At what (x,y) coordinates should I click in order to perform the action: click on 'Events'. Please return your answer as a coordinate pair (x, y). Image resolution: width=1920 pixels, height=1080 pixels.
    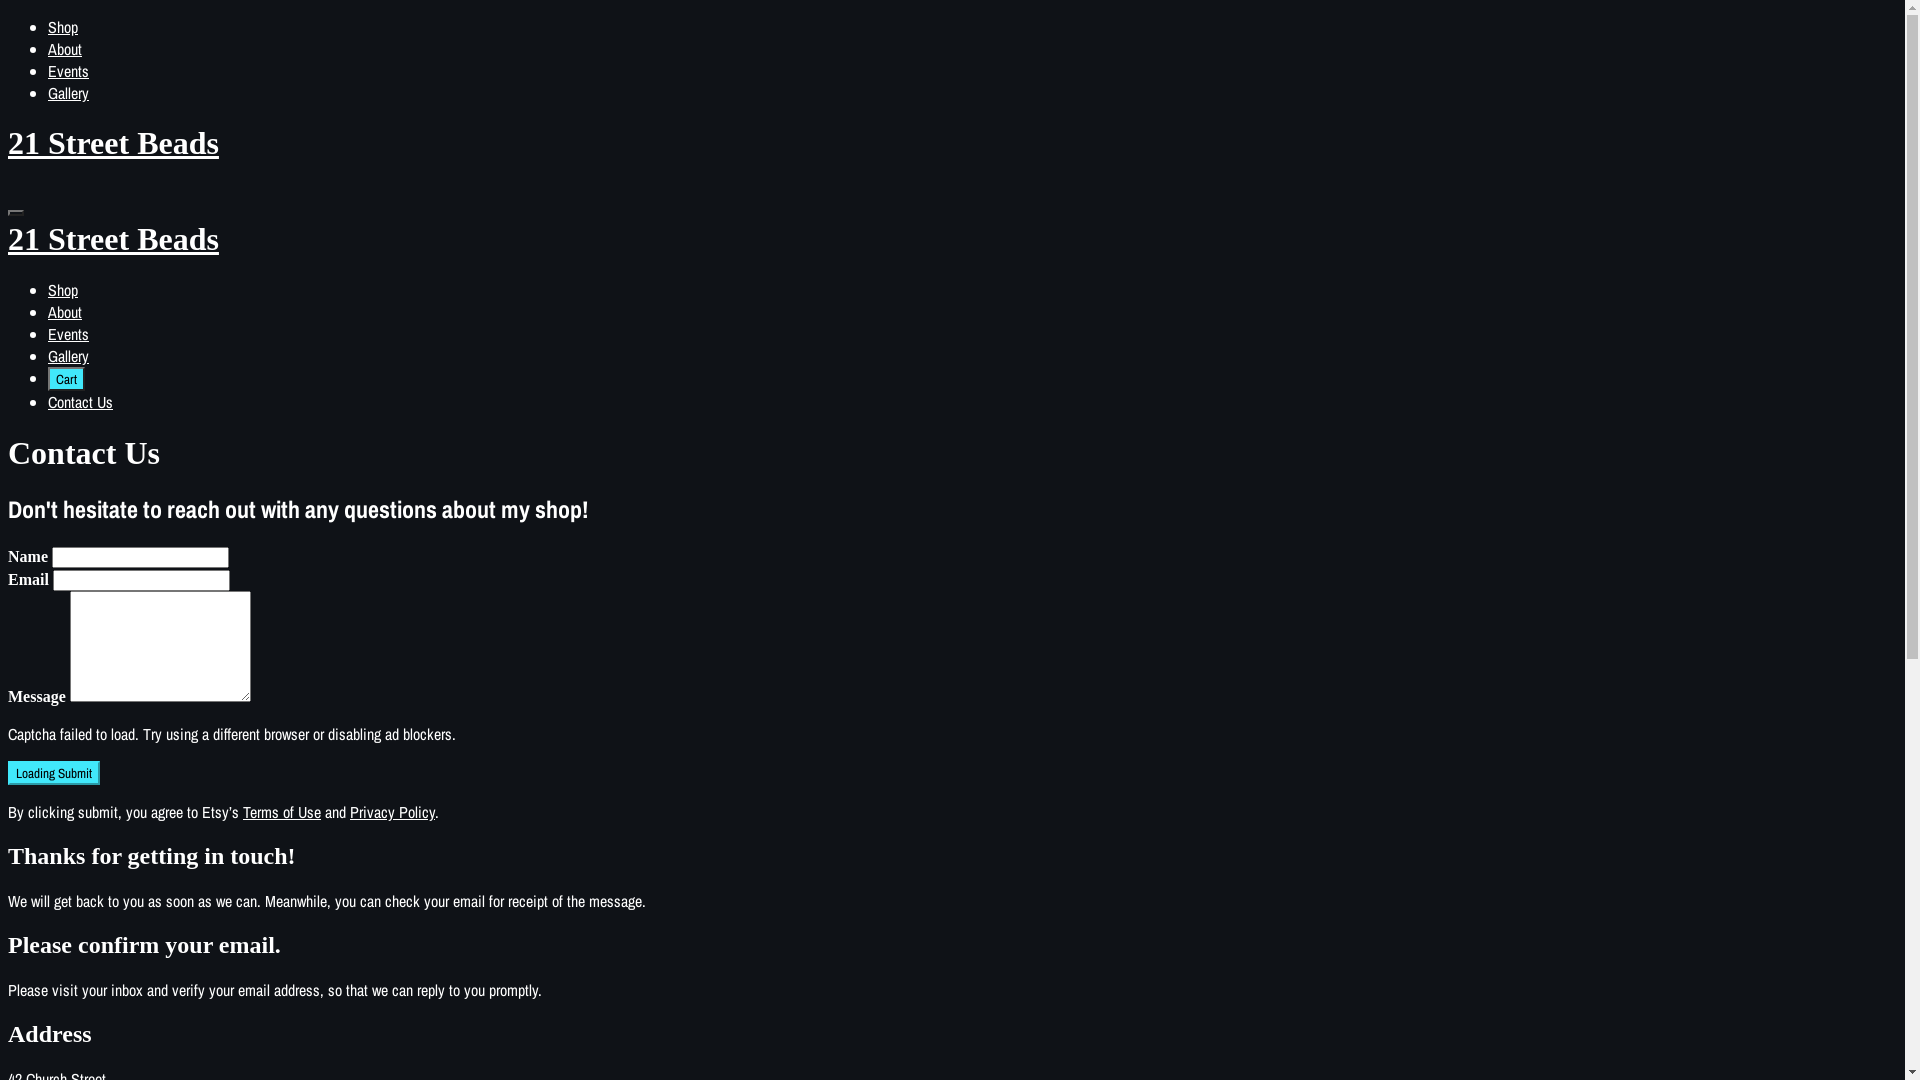
    Looking at the image, I should click on (68, 69).